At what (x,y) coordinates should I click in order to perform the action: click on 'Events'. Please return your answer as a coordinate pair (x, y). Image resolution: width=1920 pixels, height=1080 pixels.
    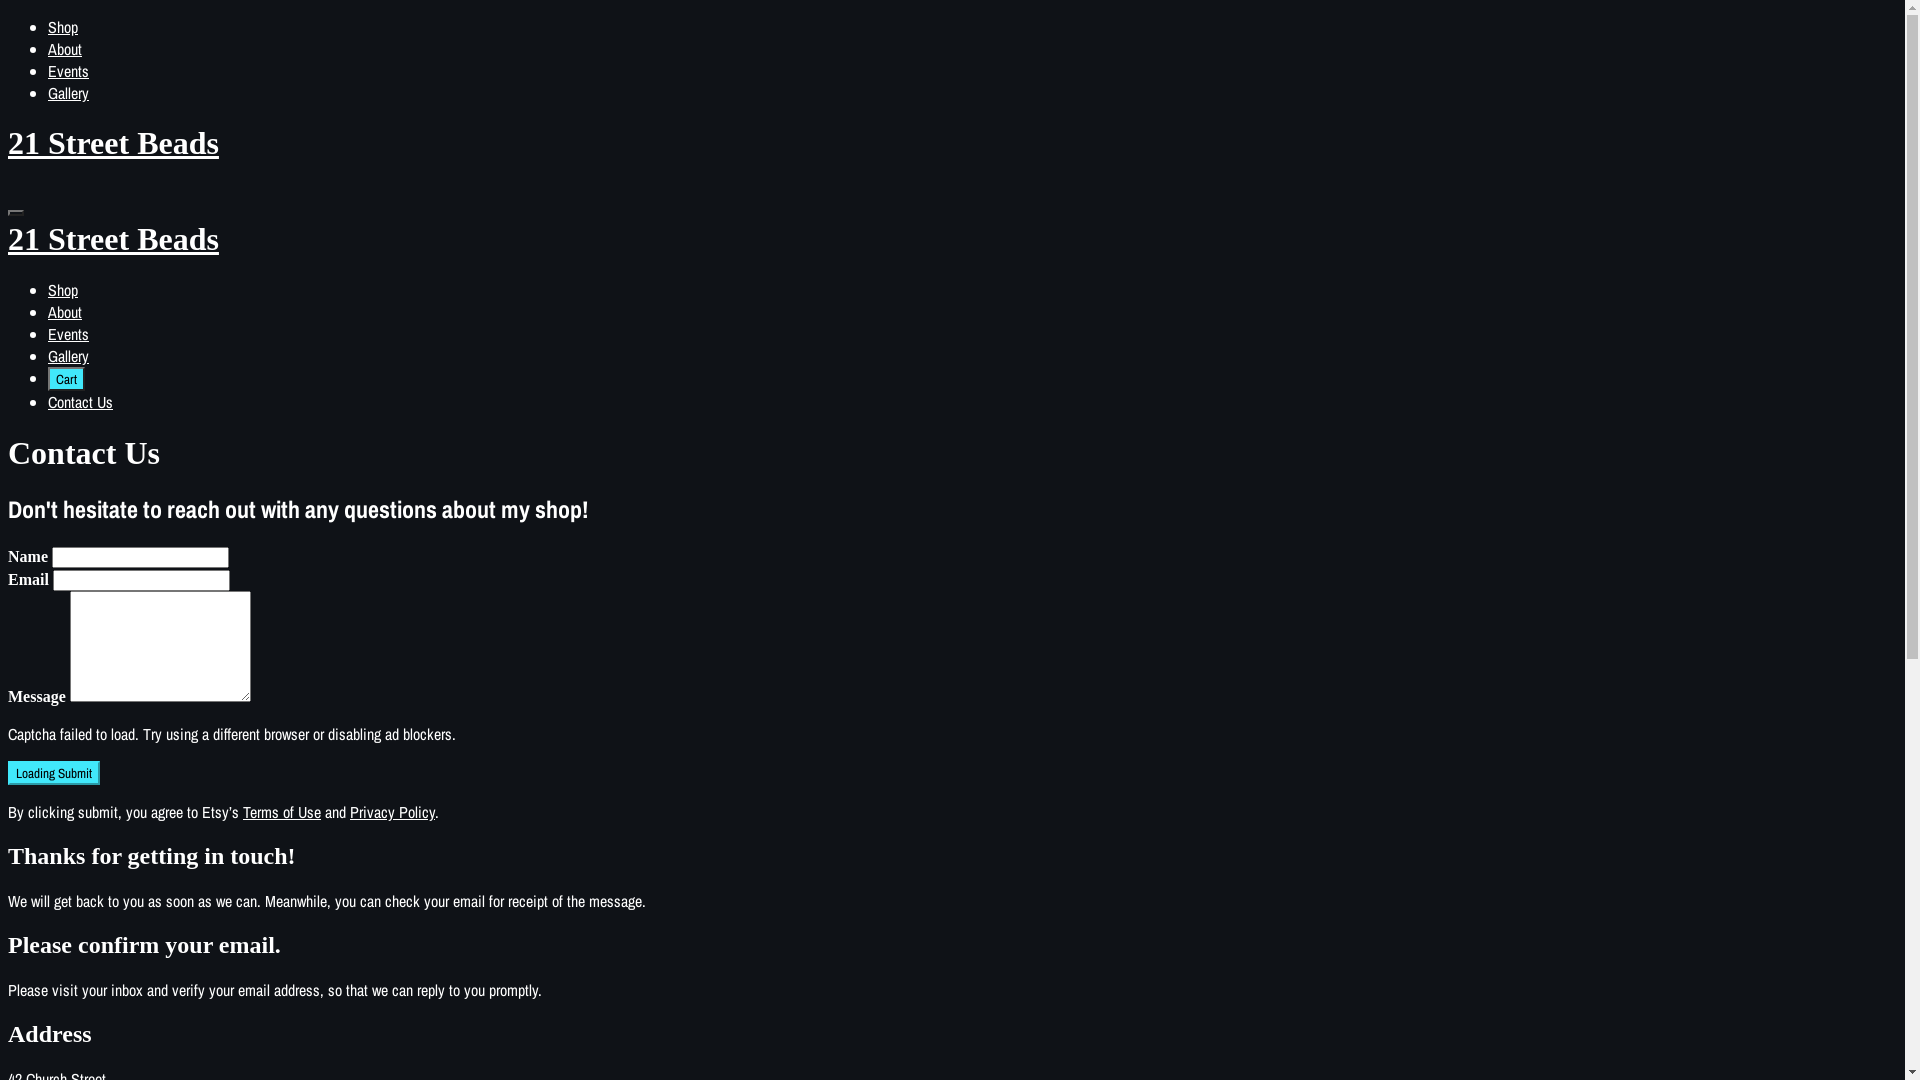
    Looking at the image, I should click on (68, 69).